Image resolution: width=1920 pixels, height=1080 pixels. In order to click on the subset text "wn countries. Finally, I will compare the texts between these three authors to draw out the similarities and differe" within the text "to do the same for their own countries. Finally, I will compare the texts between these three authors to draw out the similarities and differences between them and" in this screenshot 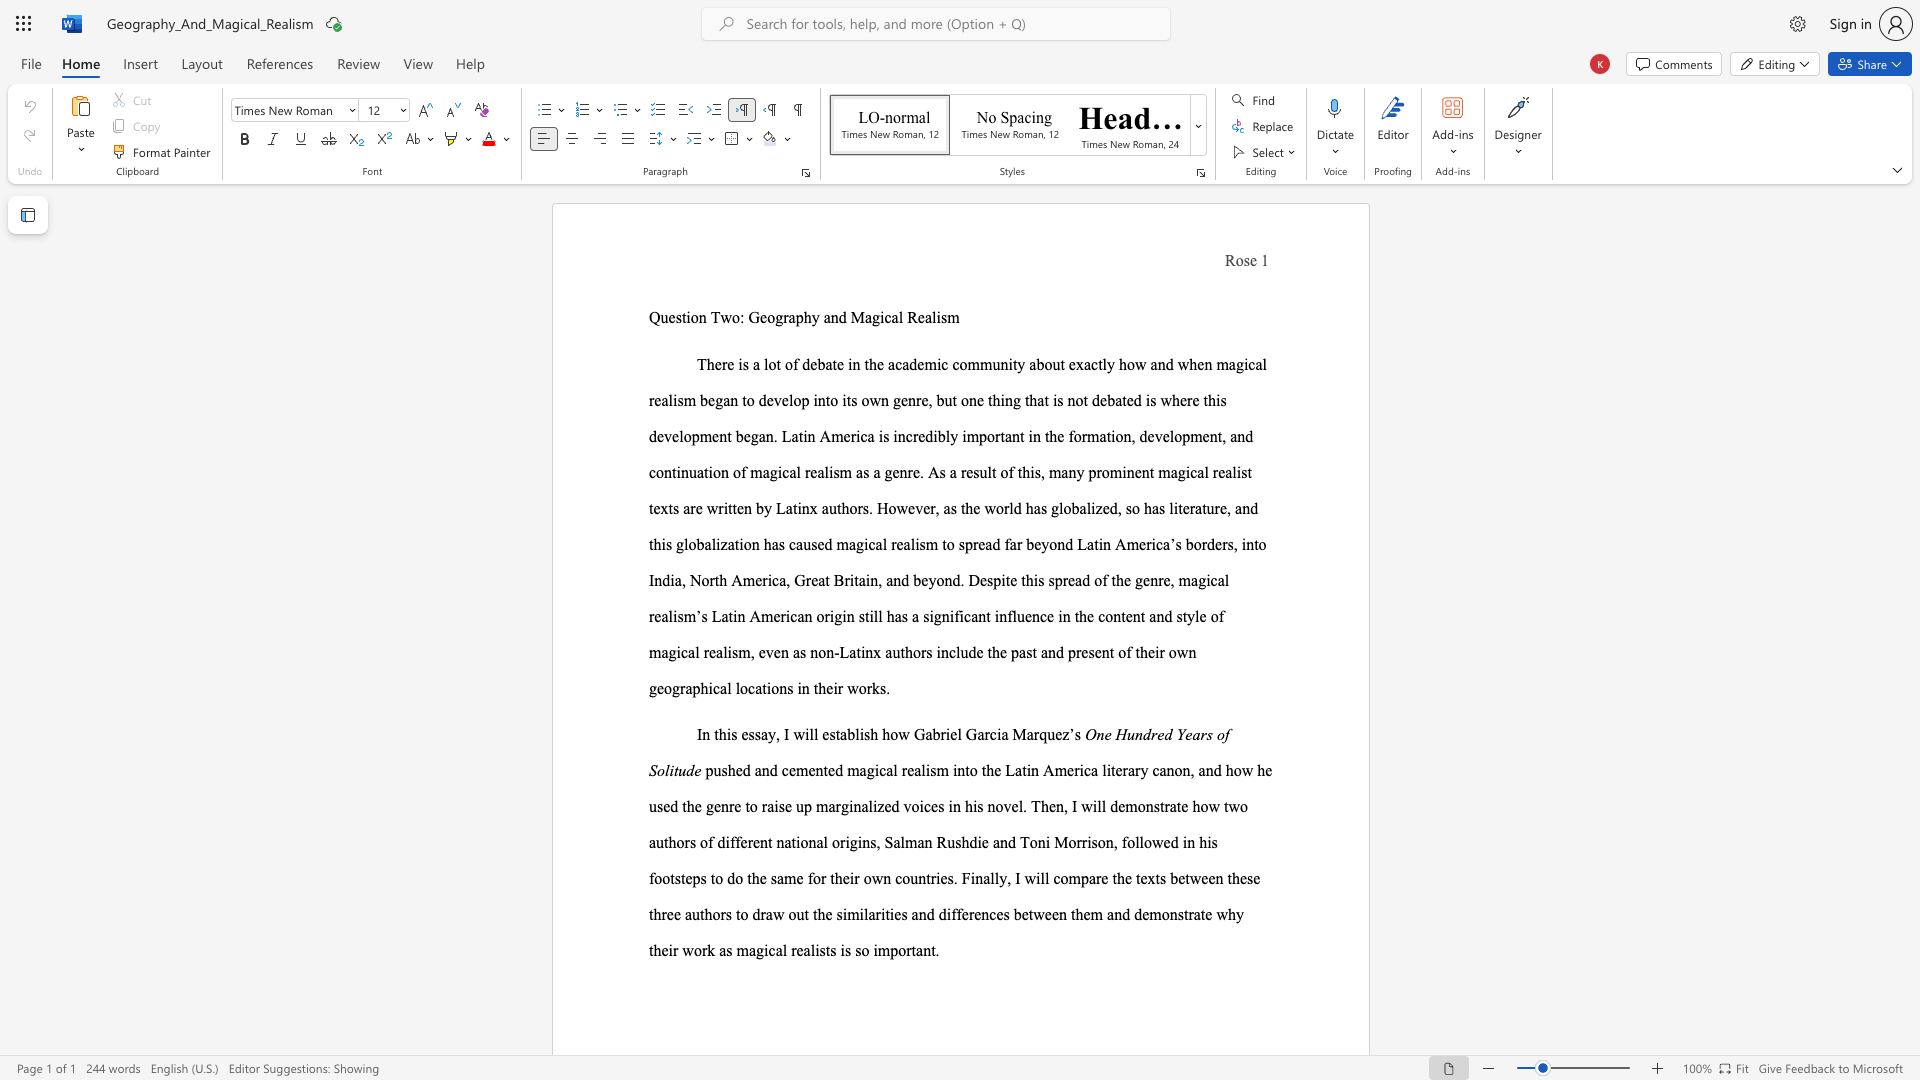, I will do `click(871, 877)`.